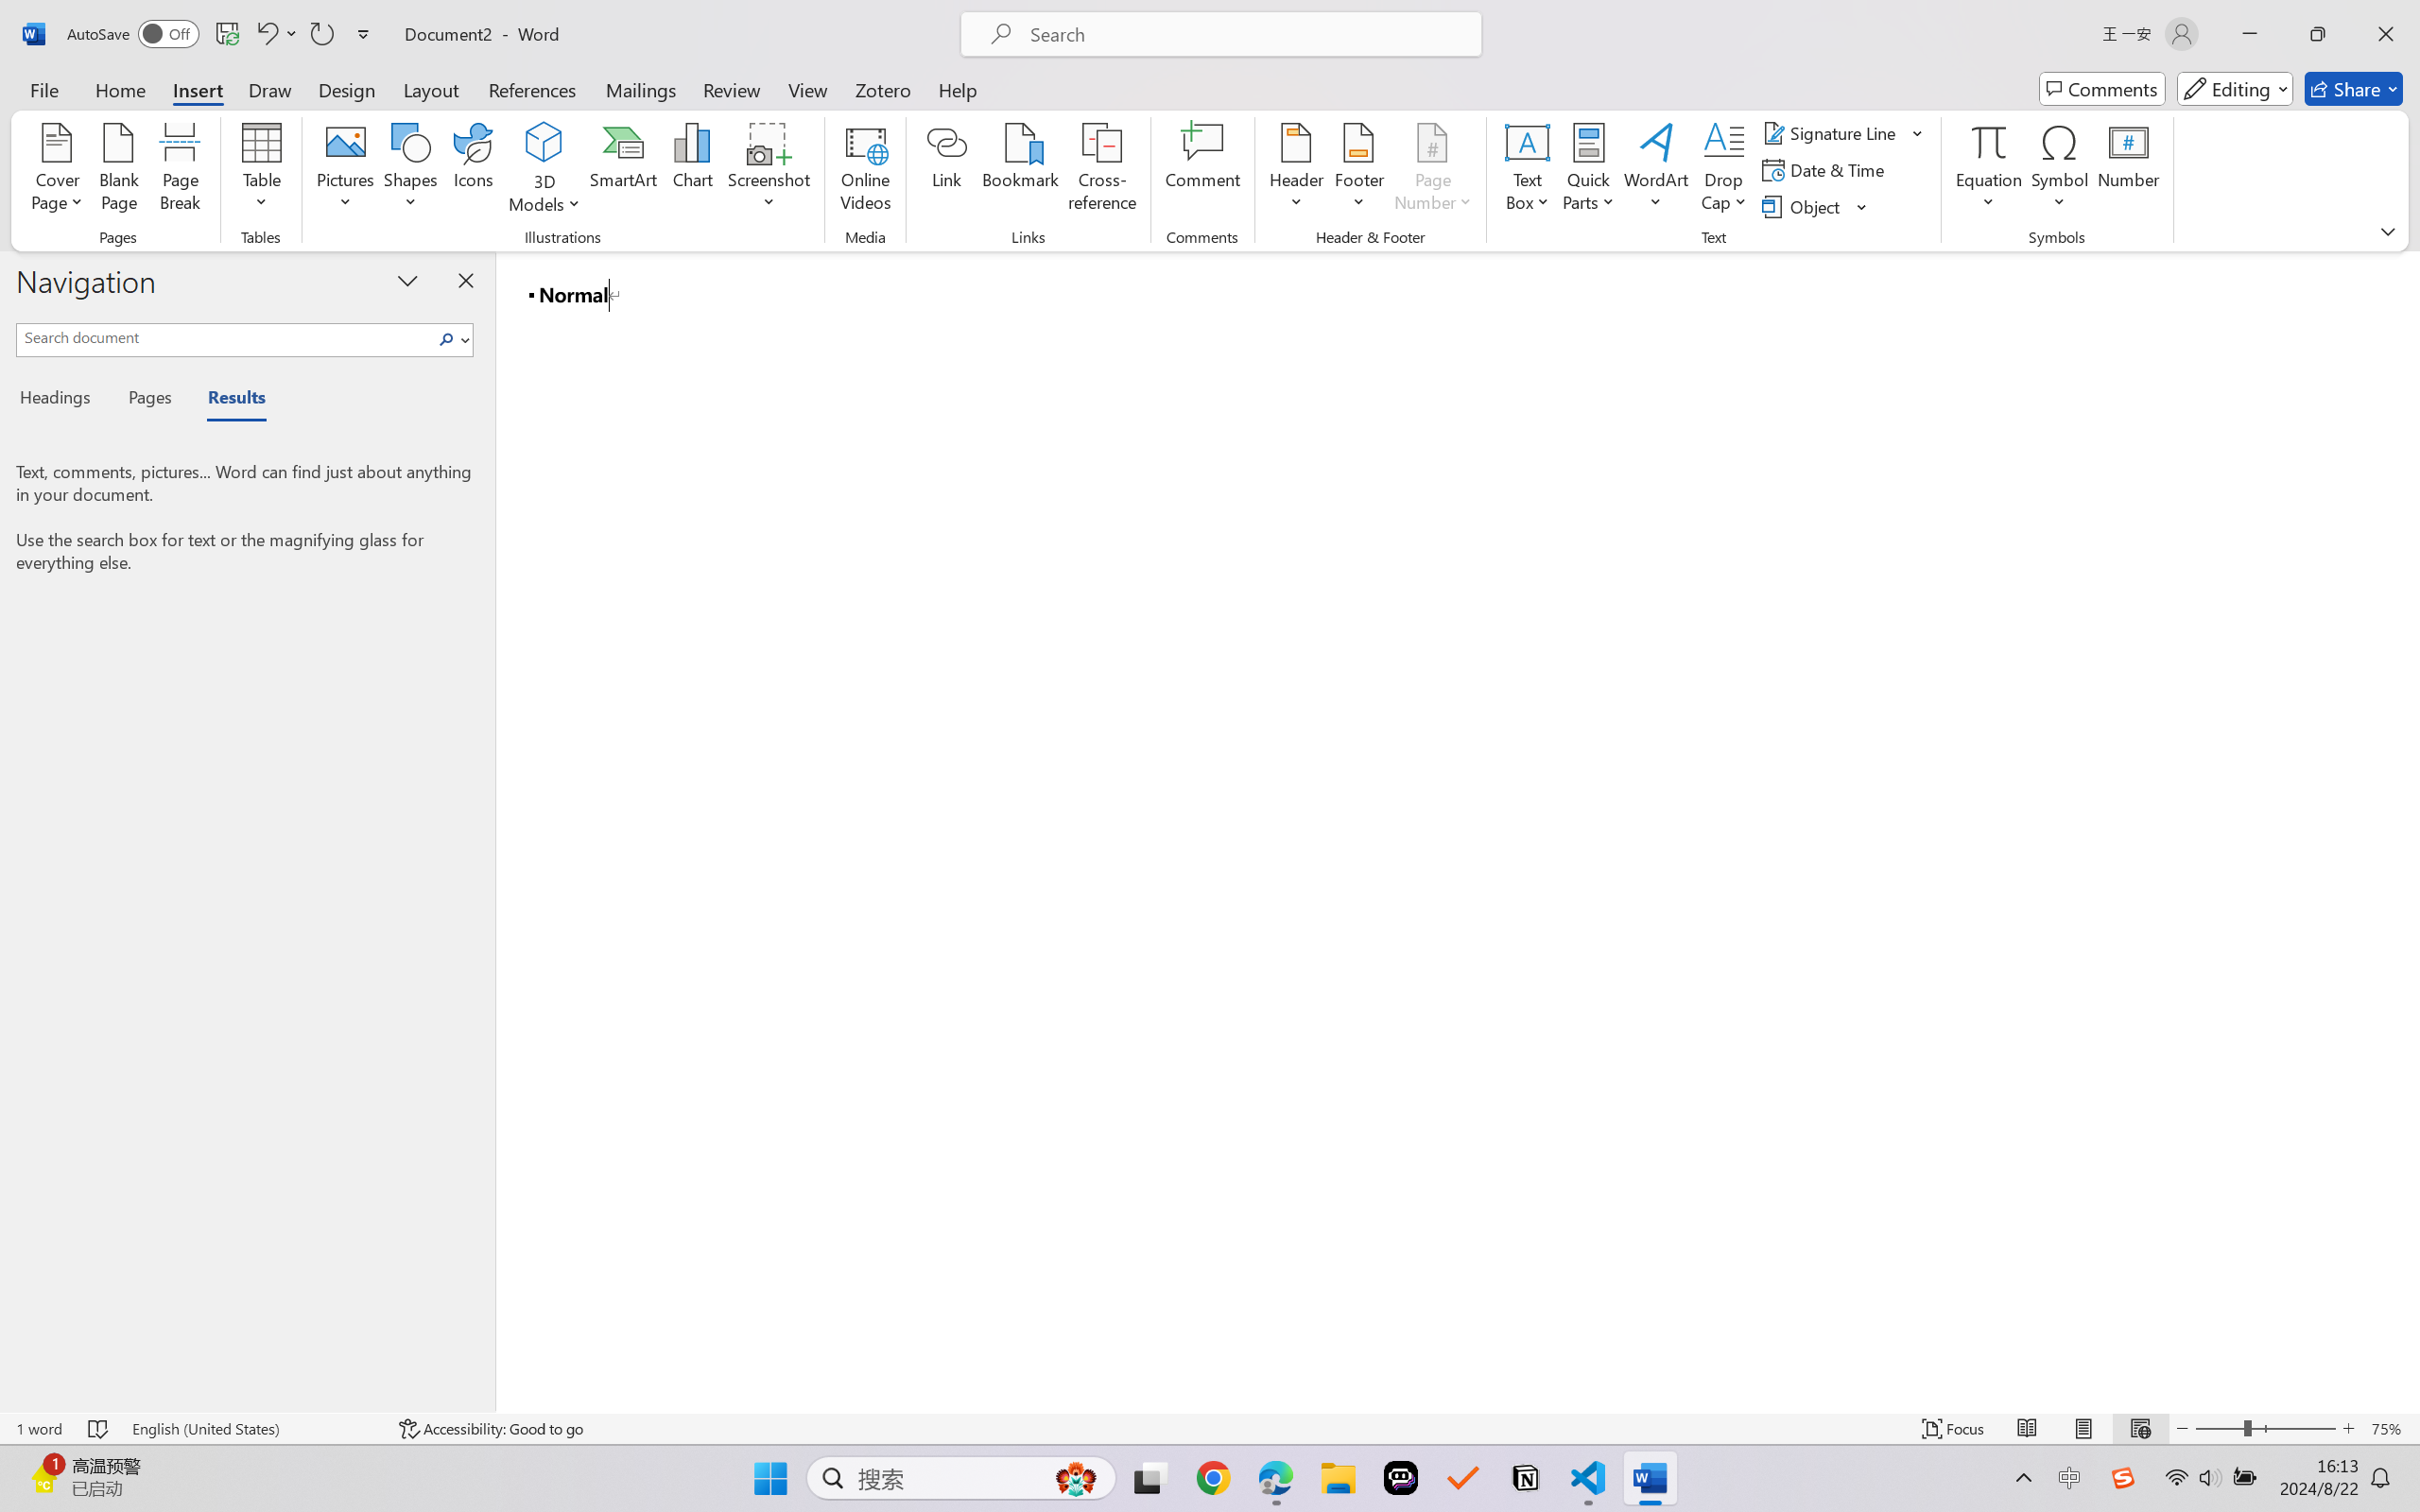 The height and width of the screenshot is (1512, 2420). I want to click on 'Pictures', so click(346, 170).